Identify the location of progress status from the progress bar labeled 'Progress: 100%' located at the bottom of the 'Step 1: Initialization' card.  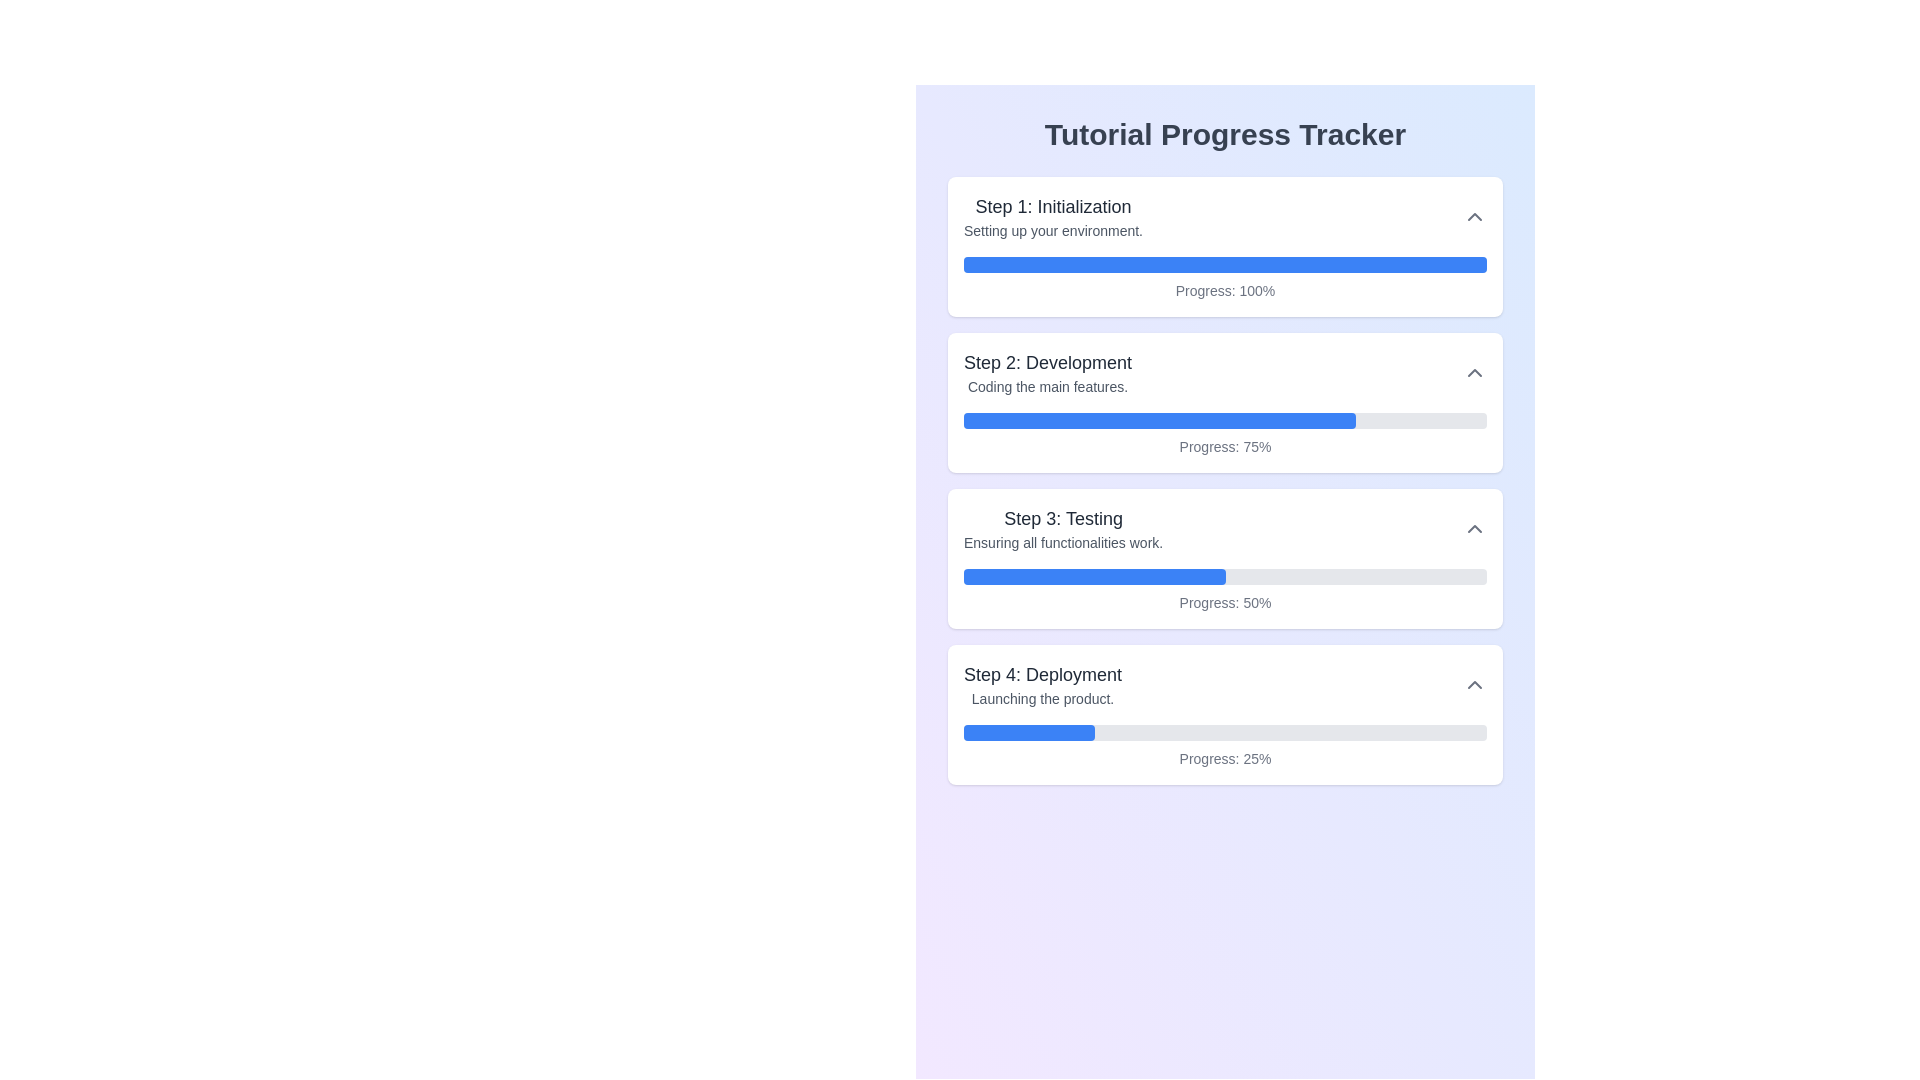
(1224, 278).